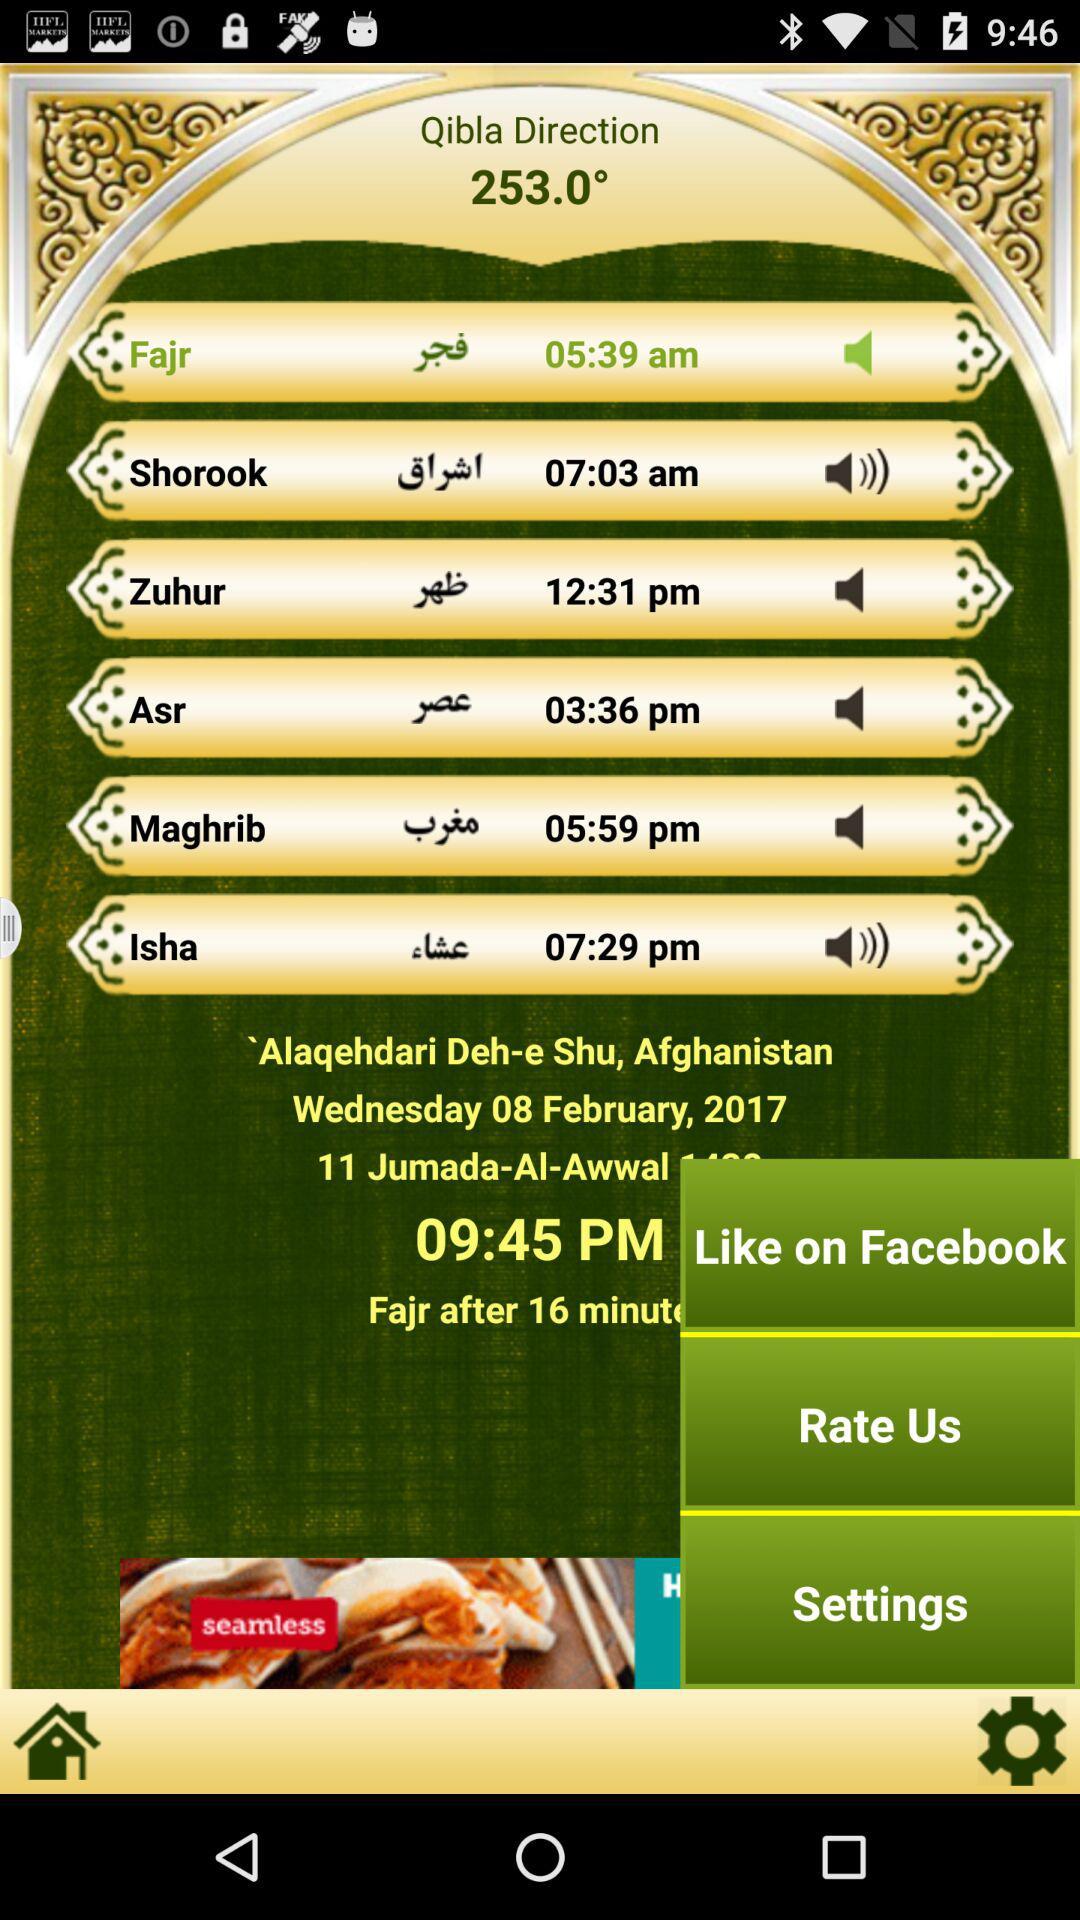 This screenshot has height=1920, width=1080. Describe the element at coordinates (540, 1623) in the screenshot. I see `advertisement` at that location.